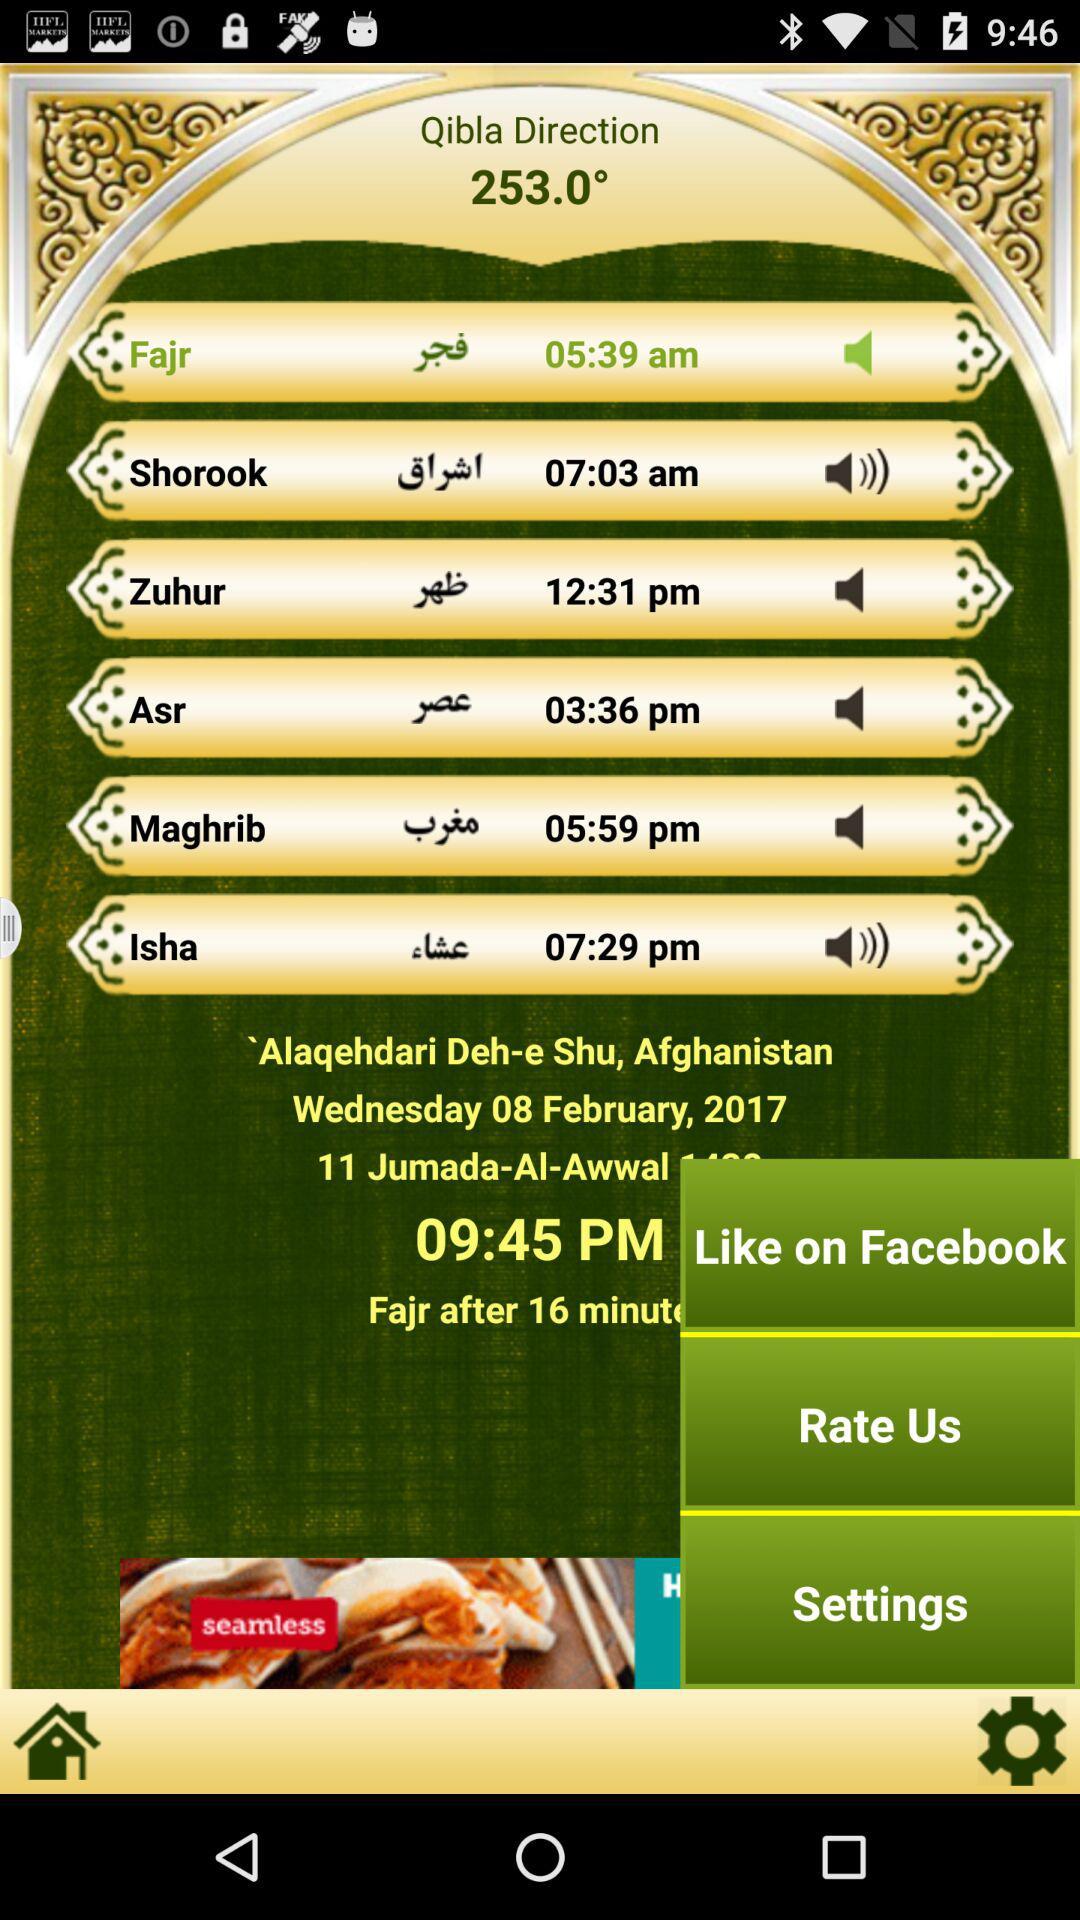 This screenshot has height=1920, width=1080. Describe the element at coordinates (540, 1623) in the screenshot. I see `advertisement` at that location.